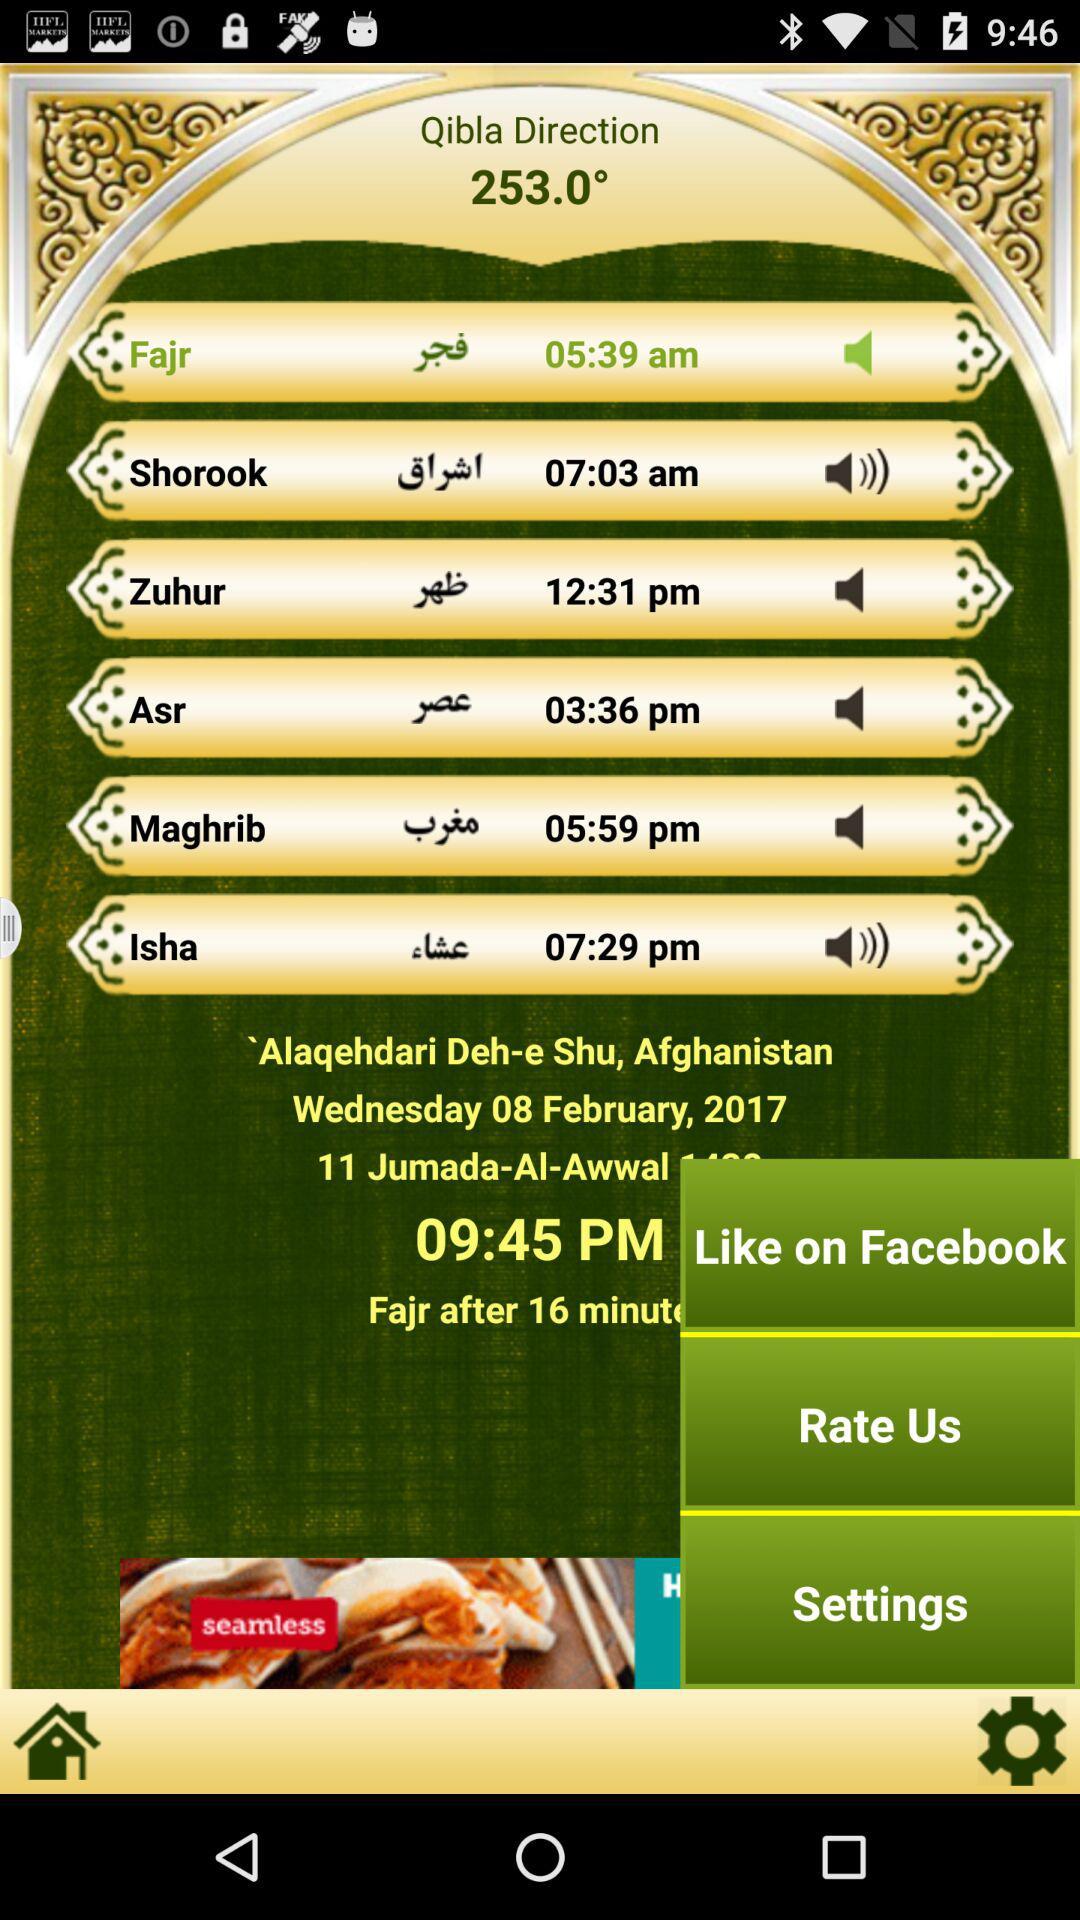 This screenshot has height=1920, width=1080. Describe the element at coordinates (540, 1623) in the screenshot. I see `advertisement` at that location.